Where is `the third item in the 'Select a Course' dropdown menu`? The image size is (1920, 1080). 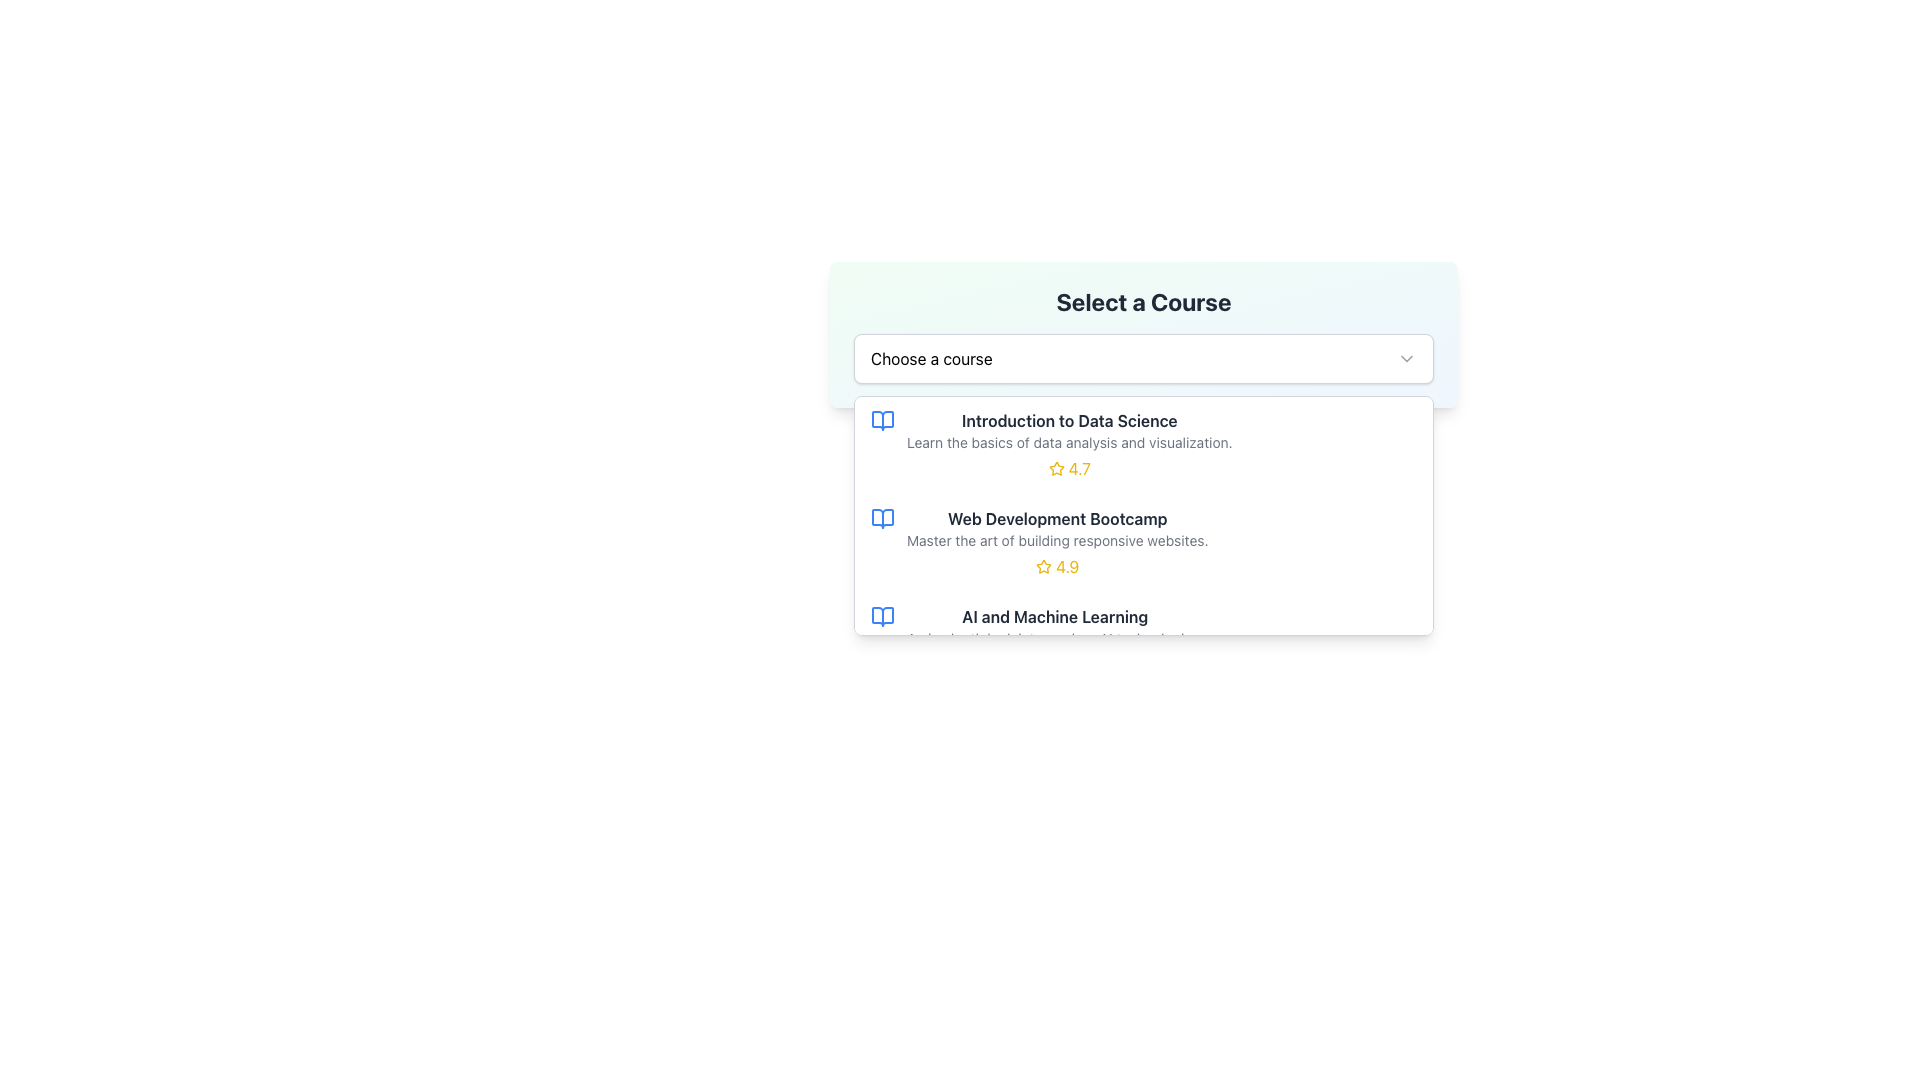
the third item in the 'Select a Course' dropdown menu is located at coordinates (1143, 641).